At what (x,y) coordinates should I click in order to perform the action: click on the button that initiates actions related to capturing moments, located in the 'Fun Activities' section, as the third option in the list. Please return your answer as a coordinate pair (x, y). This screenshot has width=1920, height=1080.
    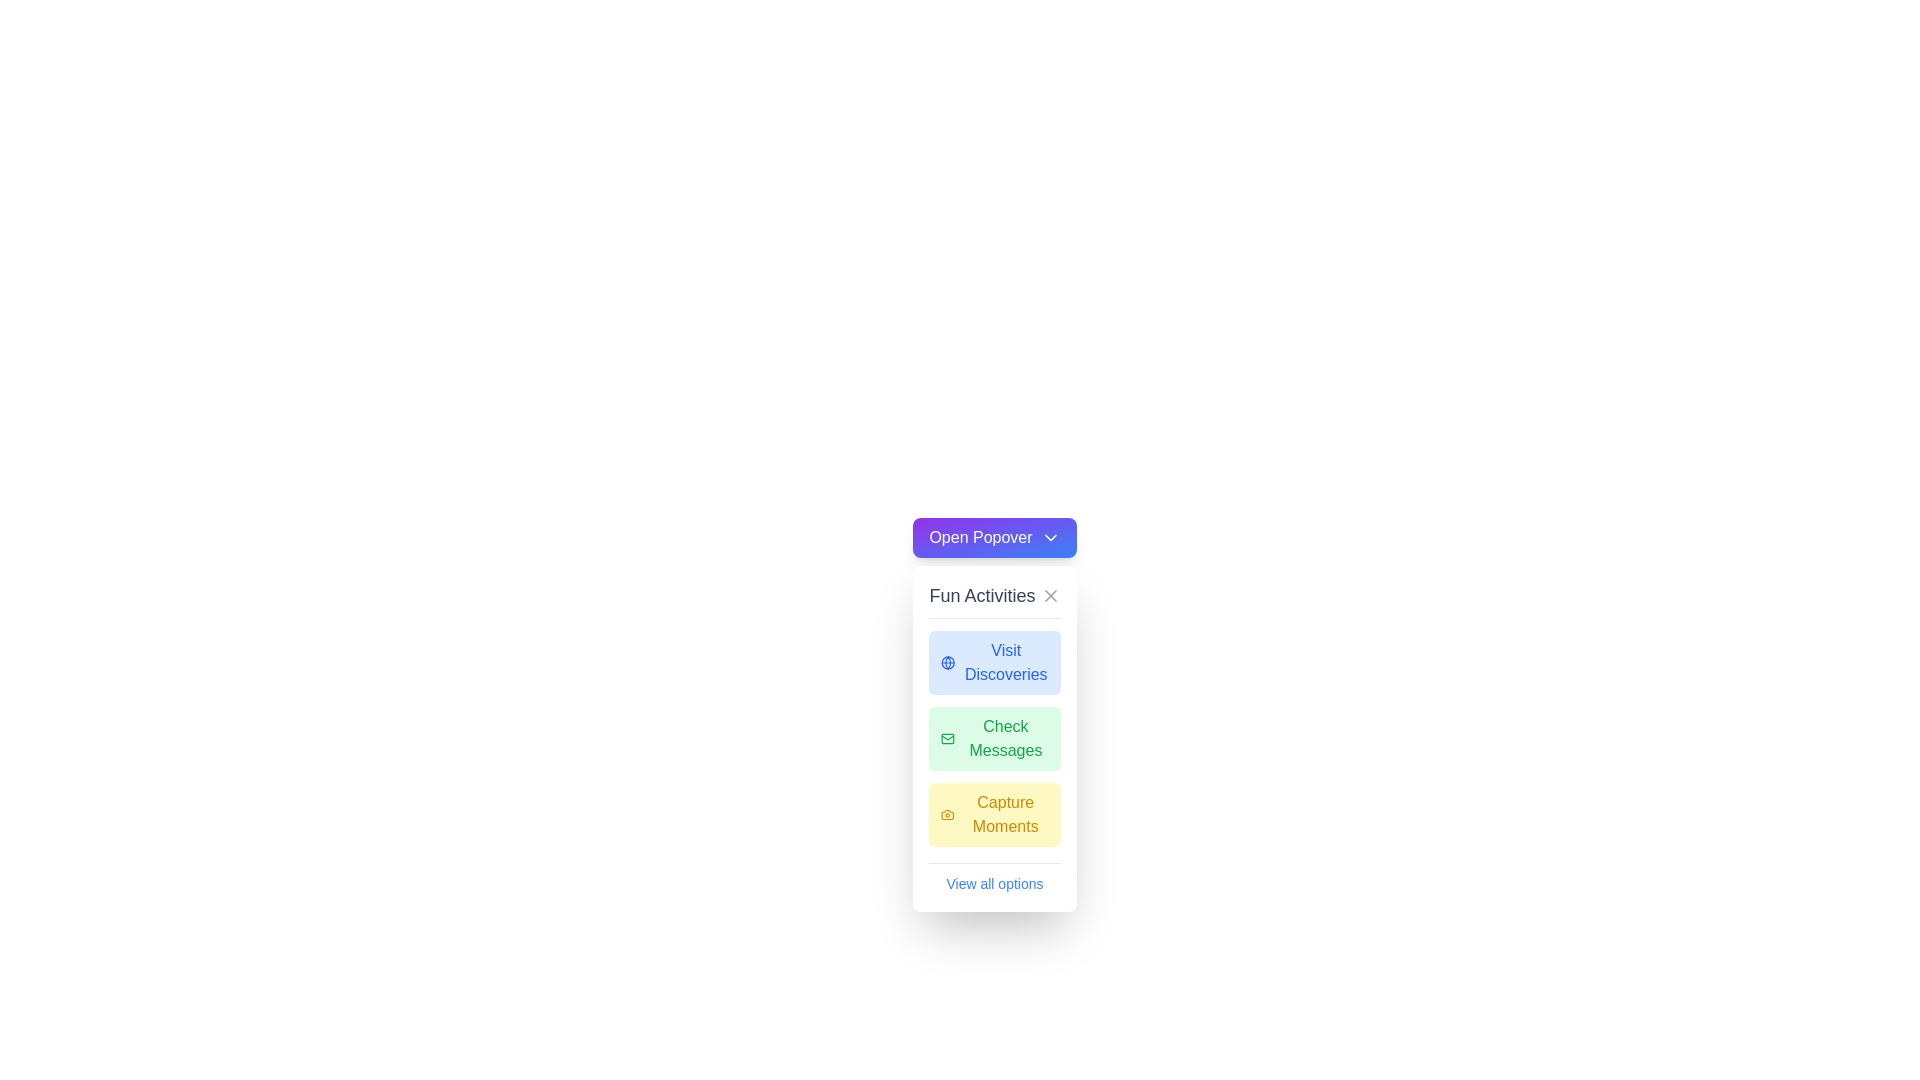
    Looking at the image, I should click on (994, 814).